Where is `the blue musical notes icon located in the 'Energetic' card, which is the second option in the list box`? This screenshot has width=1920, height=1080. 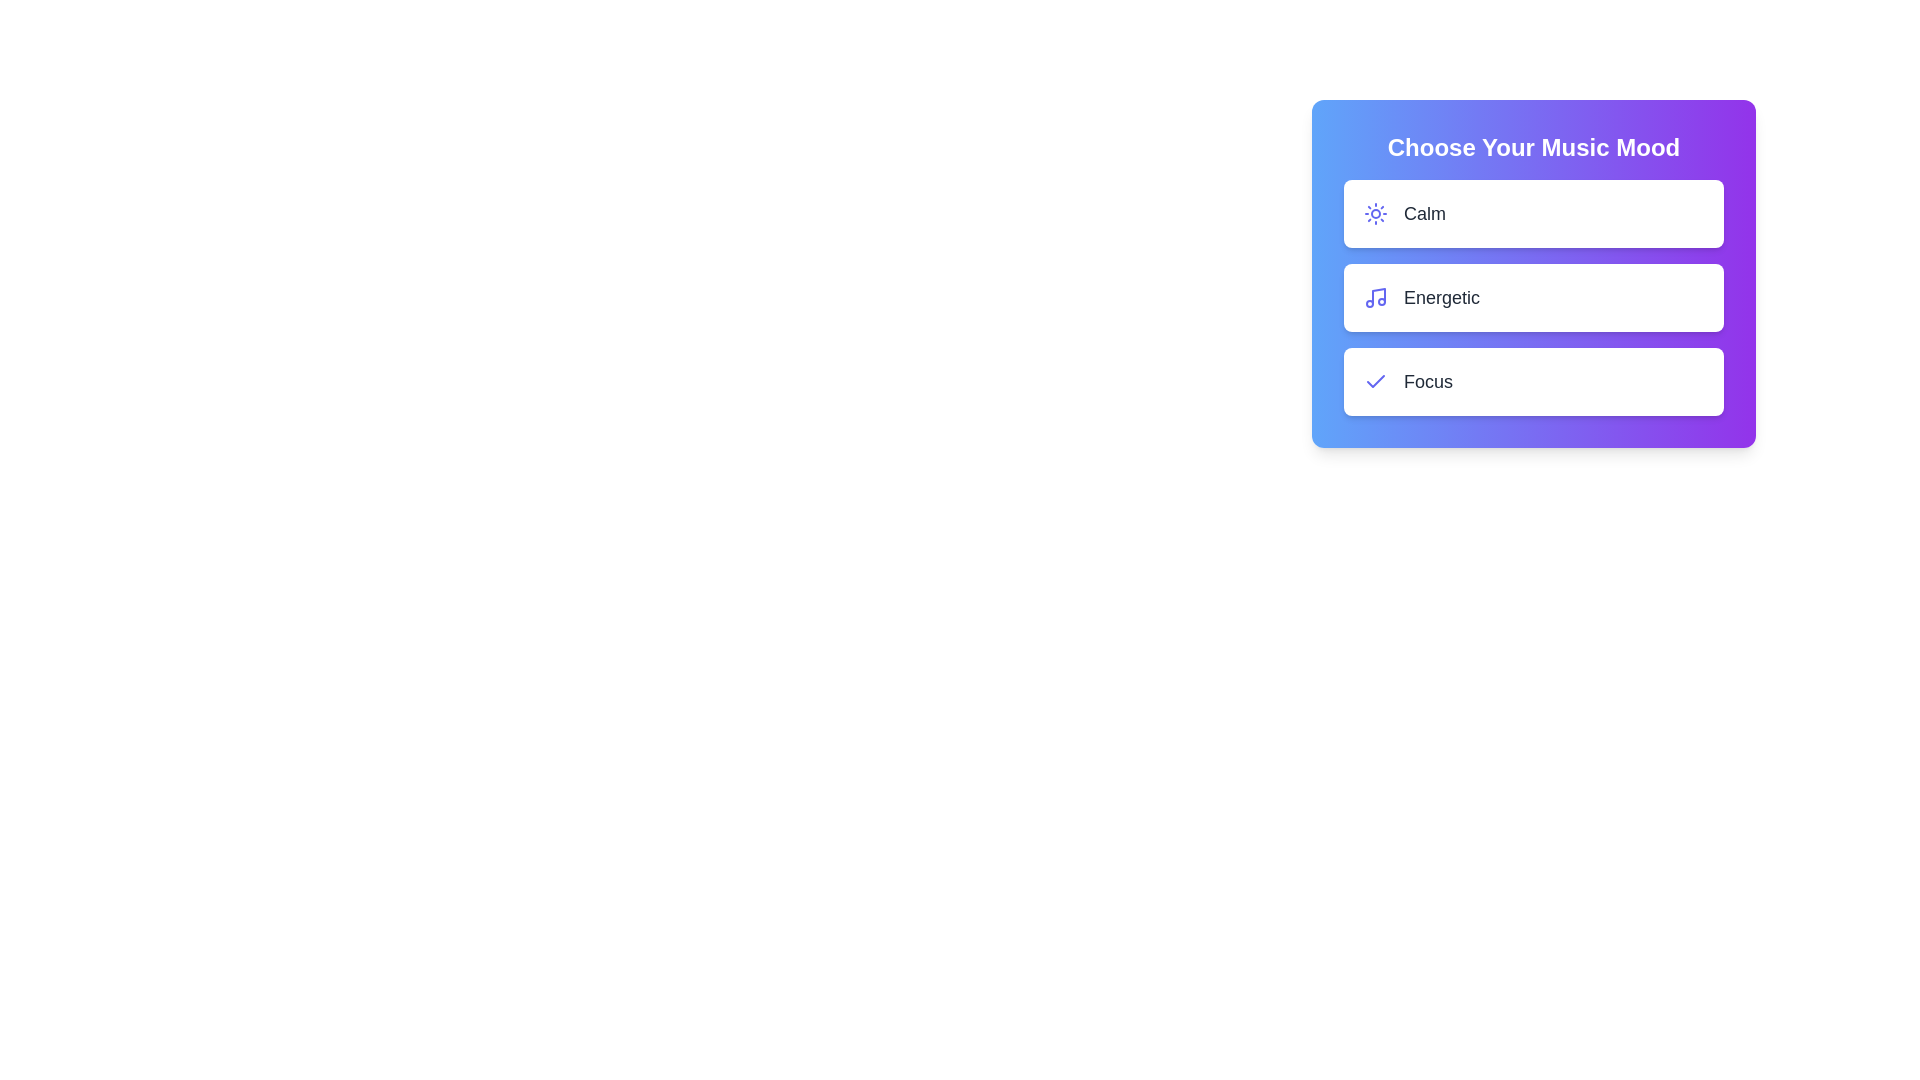
the blue musical notes icon located in the 'Energetic' card, which is the second option in the list box is located at coordinates (1375, 297).